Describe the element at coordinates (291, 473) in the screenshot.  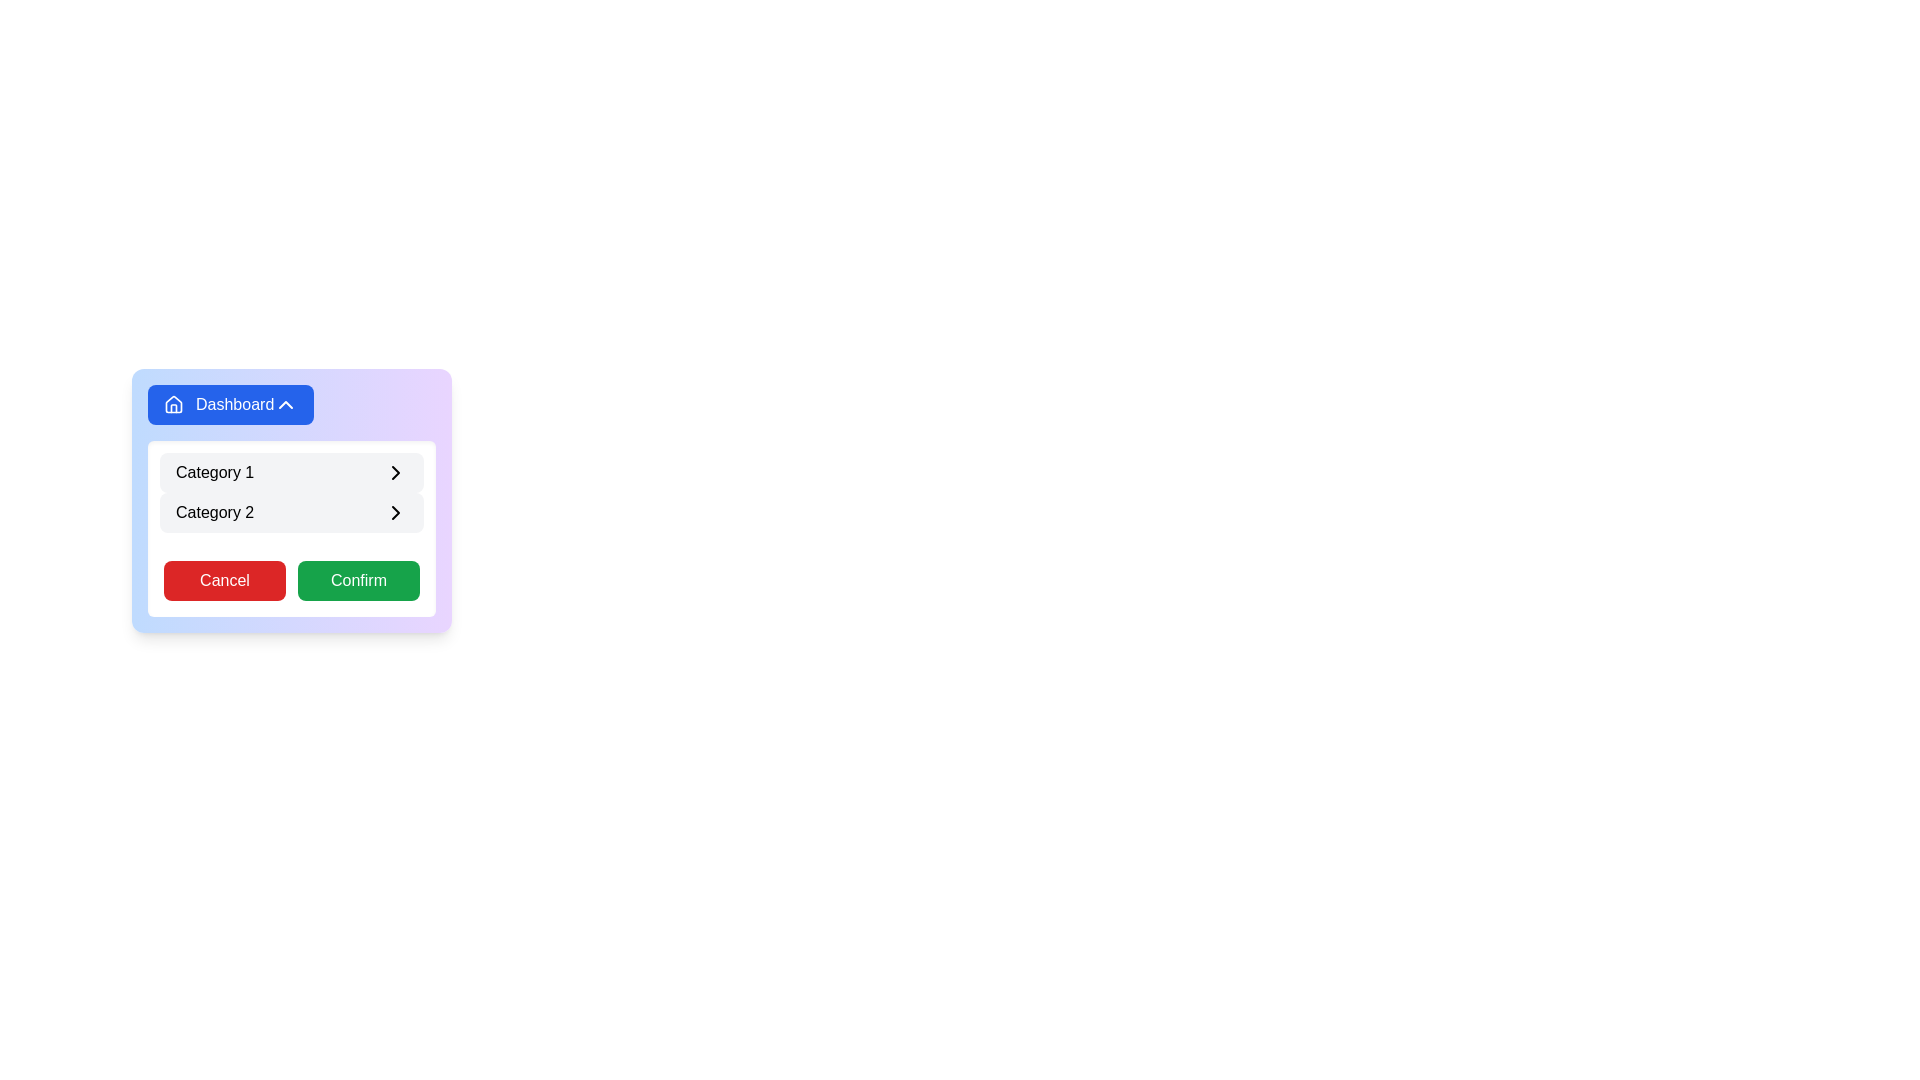
I see `the first list item labeled 'Category 1'` at that location.